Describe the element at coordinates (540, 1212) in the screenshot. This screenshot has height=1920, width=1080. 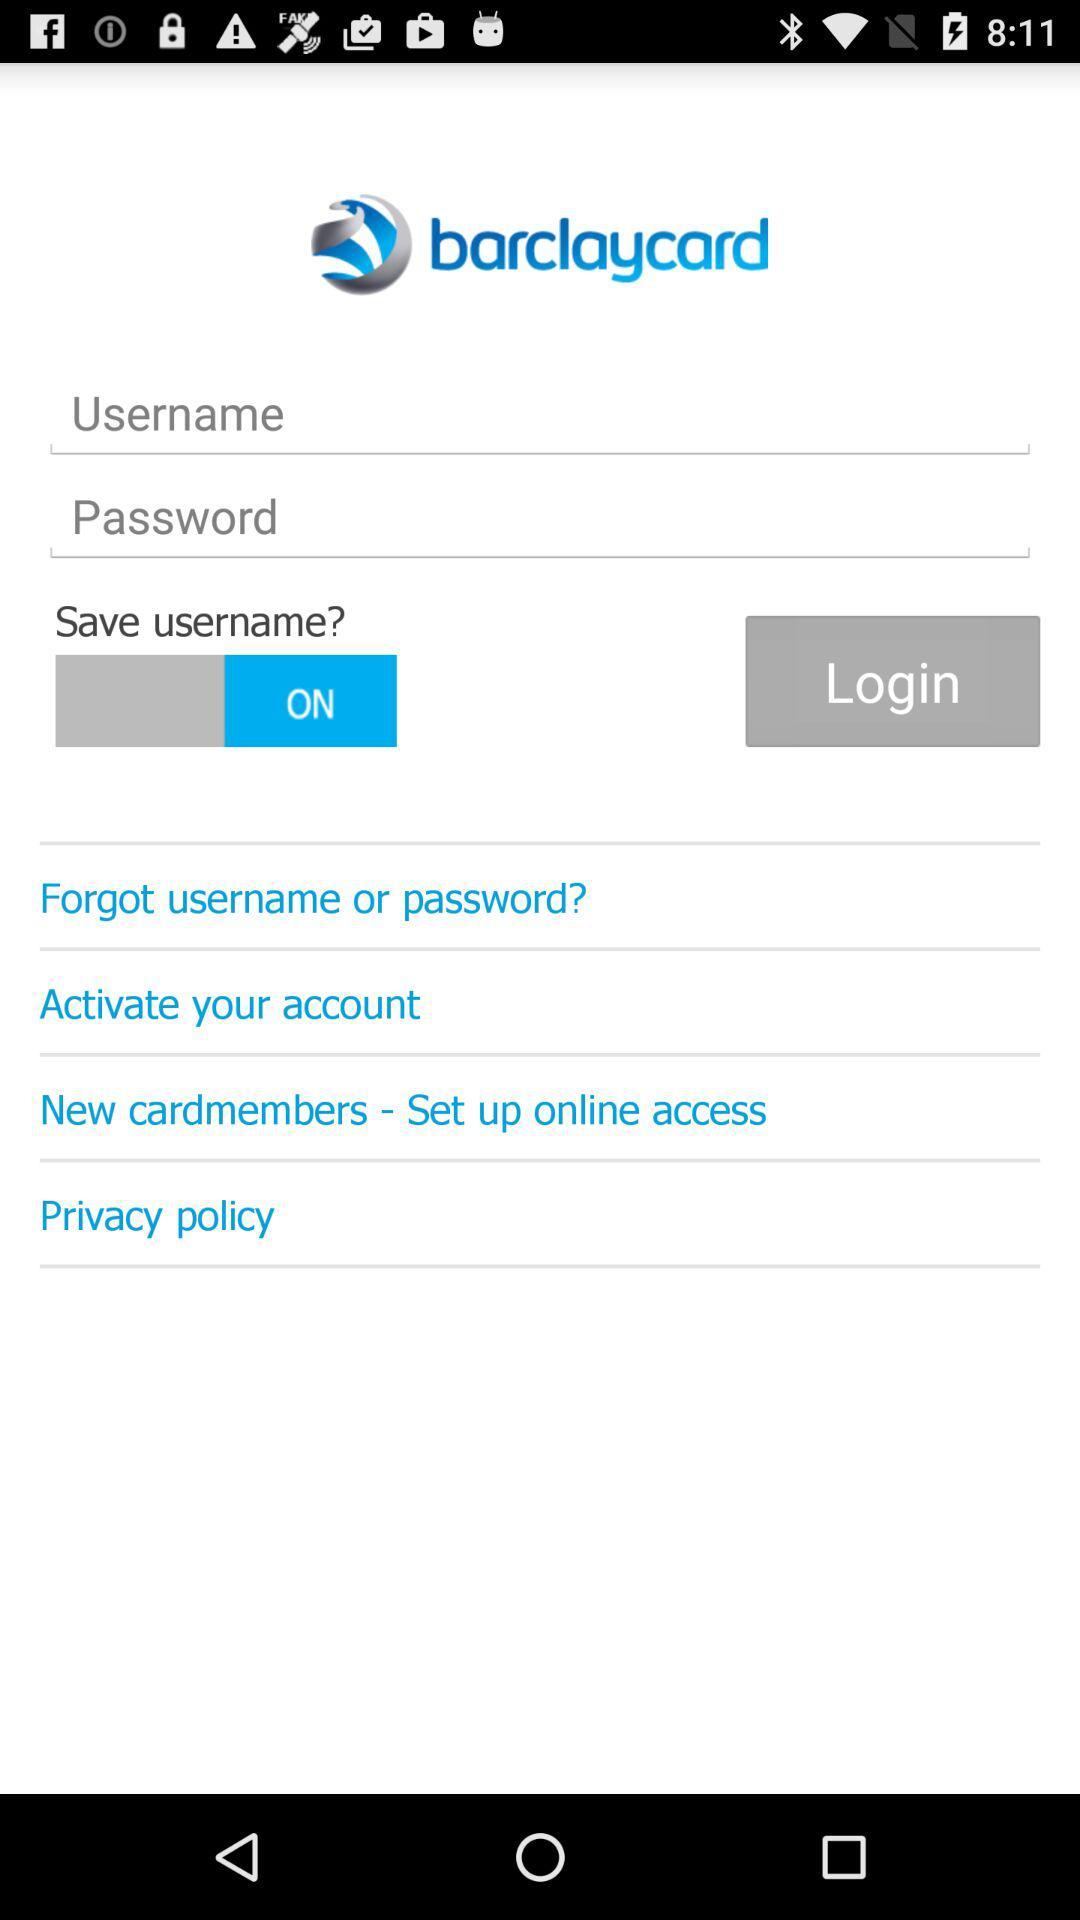
I see `the privacy policy item` at that location.